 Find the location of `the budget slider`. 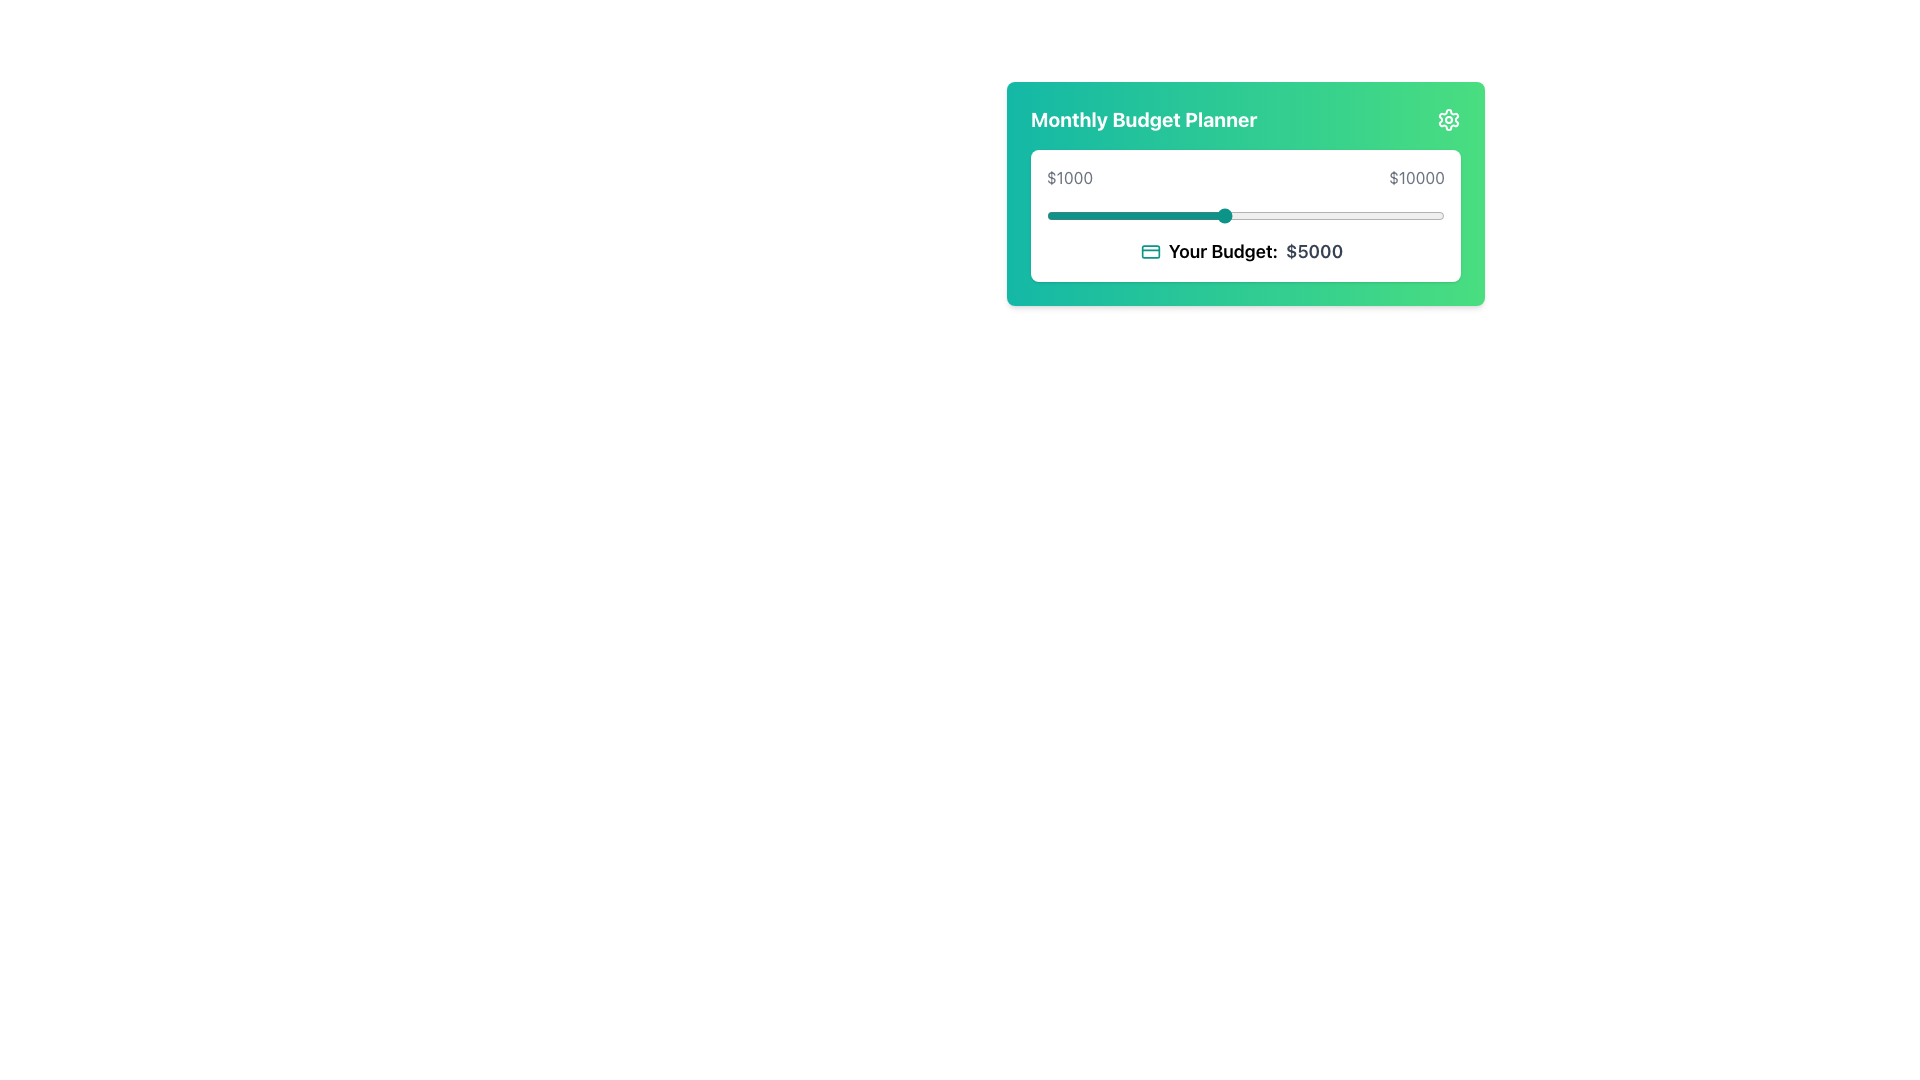

the budget slider is located at coordinates (1132, 216).